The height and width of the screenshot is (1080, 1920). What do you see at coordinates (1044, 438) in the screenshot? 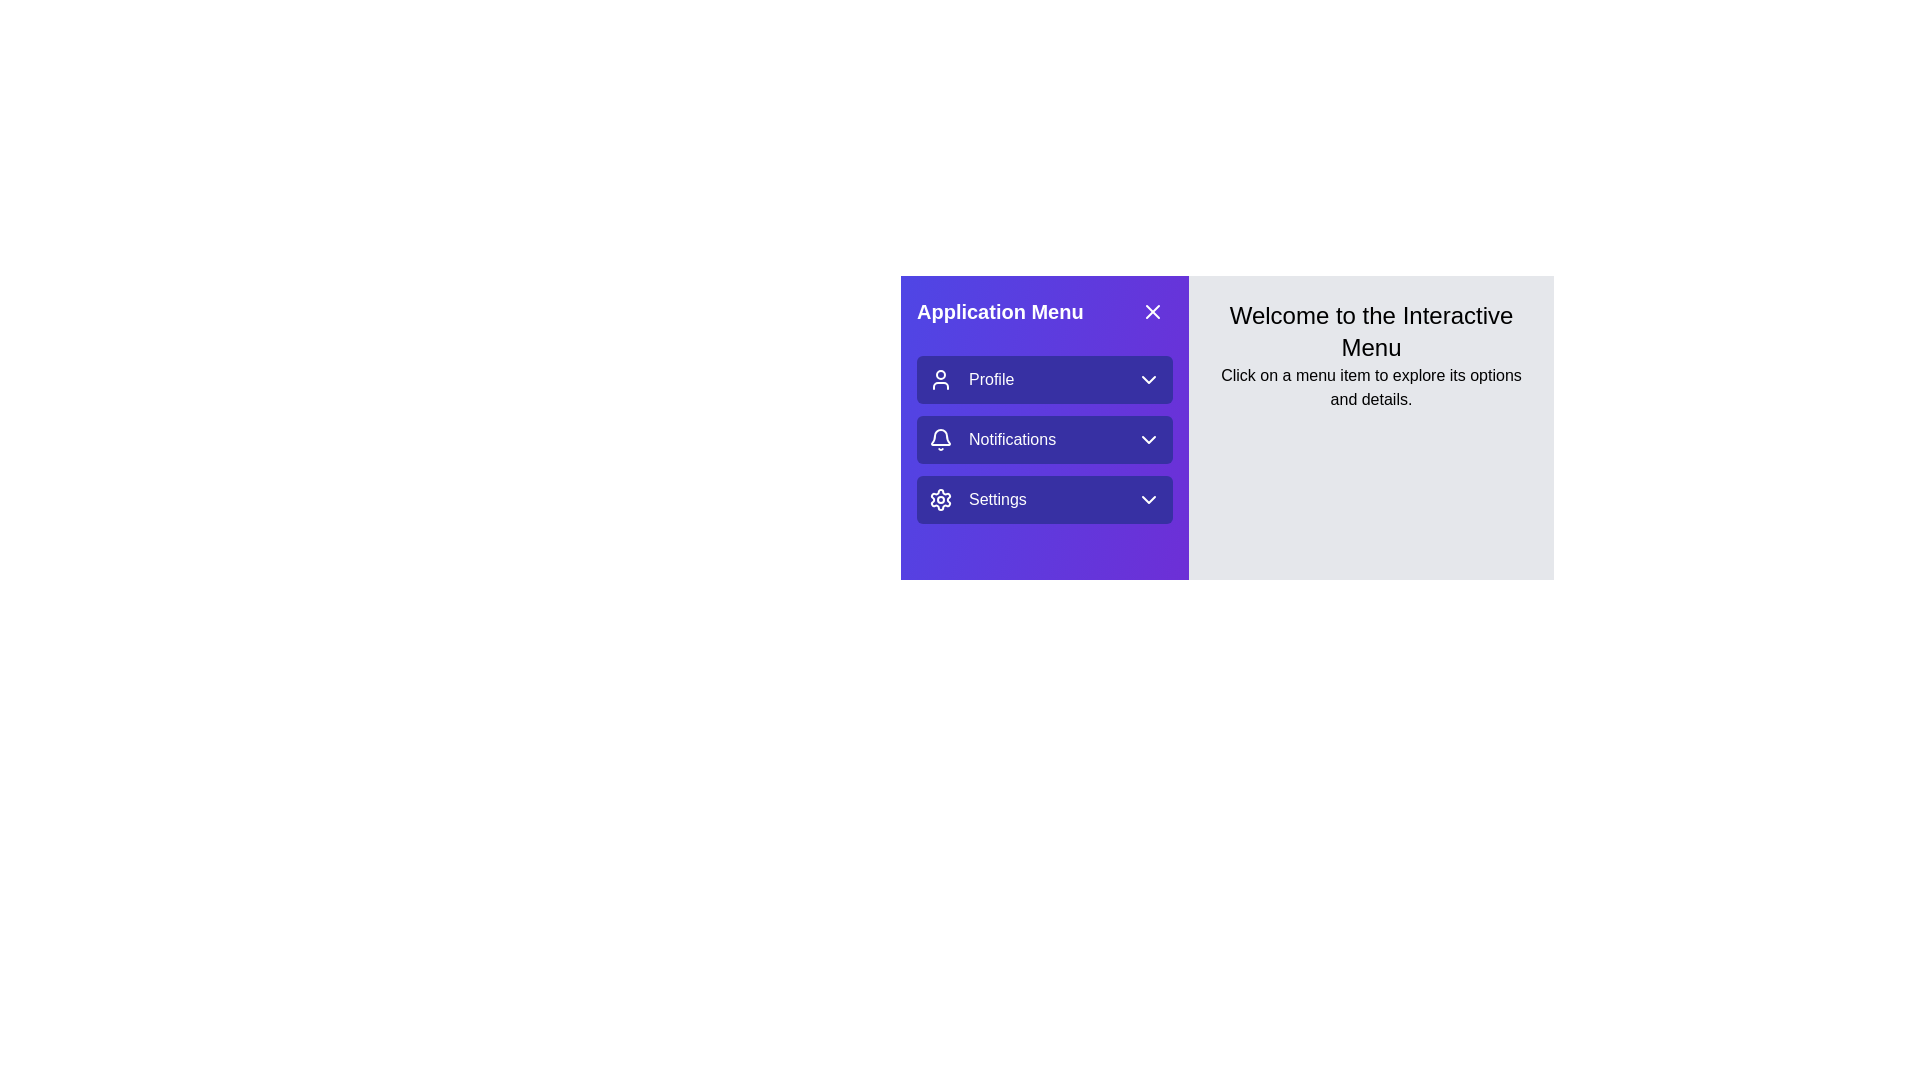
I see `the 'Notifications' button, which is the second option in the vertical menu` at bounding box center [1044, 438].